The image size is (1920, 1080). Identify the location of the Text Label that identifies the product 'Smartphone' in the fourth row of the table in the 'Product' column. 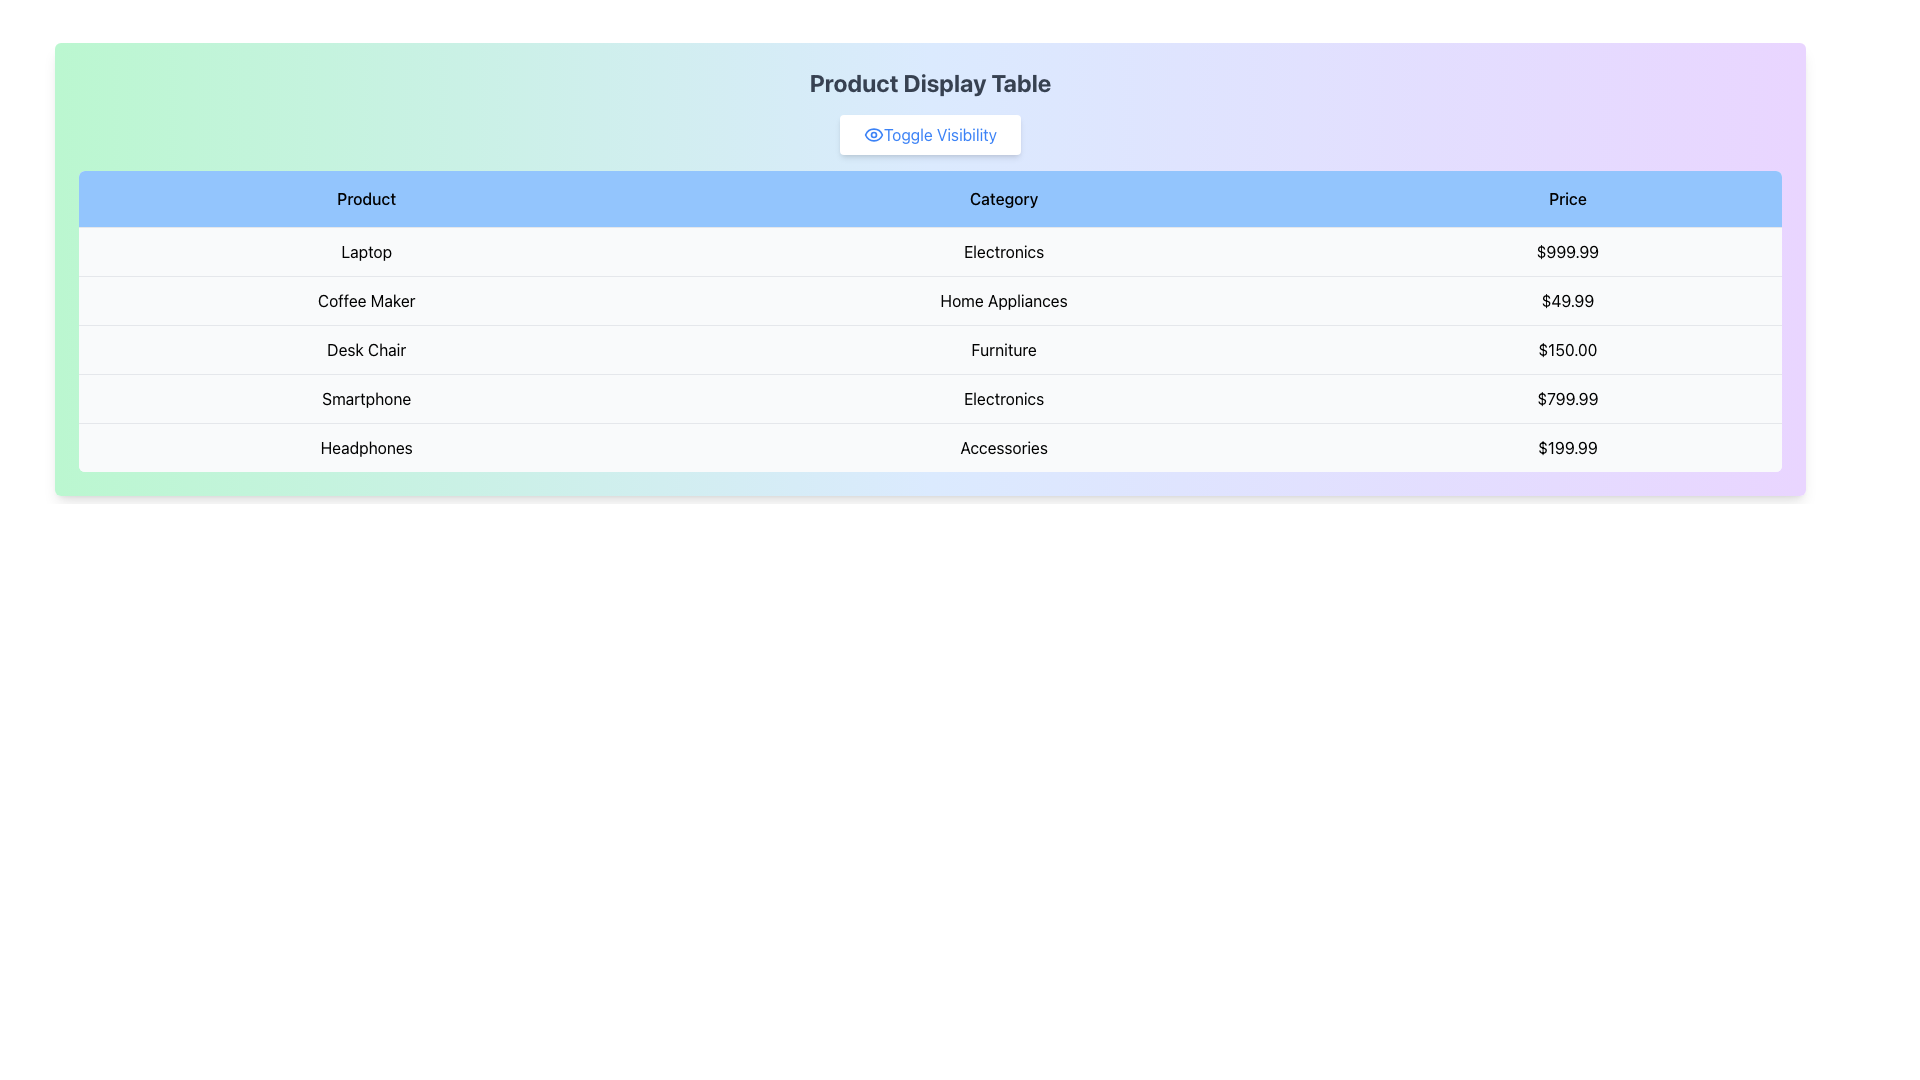
(366, 398).